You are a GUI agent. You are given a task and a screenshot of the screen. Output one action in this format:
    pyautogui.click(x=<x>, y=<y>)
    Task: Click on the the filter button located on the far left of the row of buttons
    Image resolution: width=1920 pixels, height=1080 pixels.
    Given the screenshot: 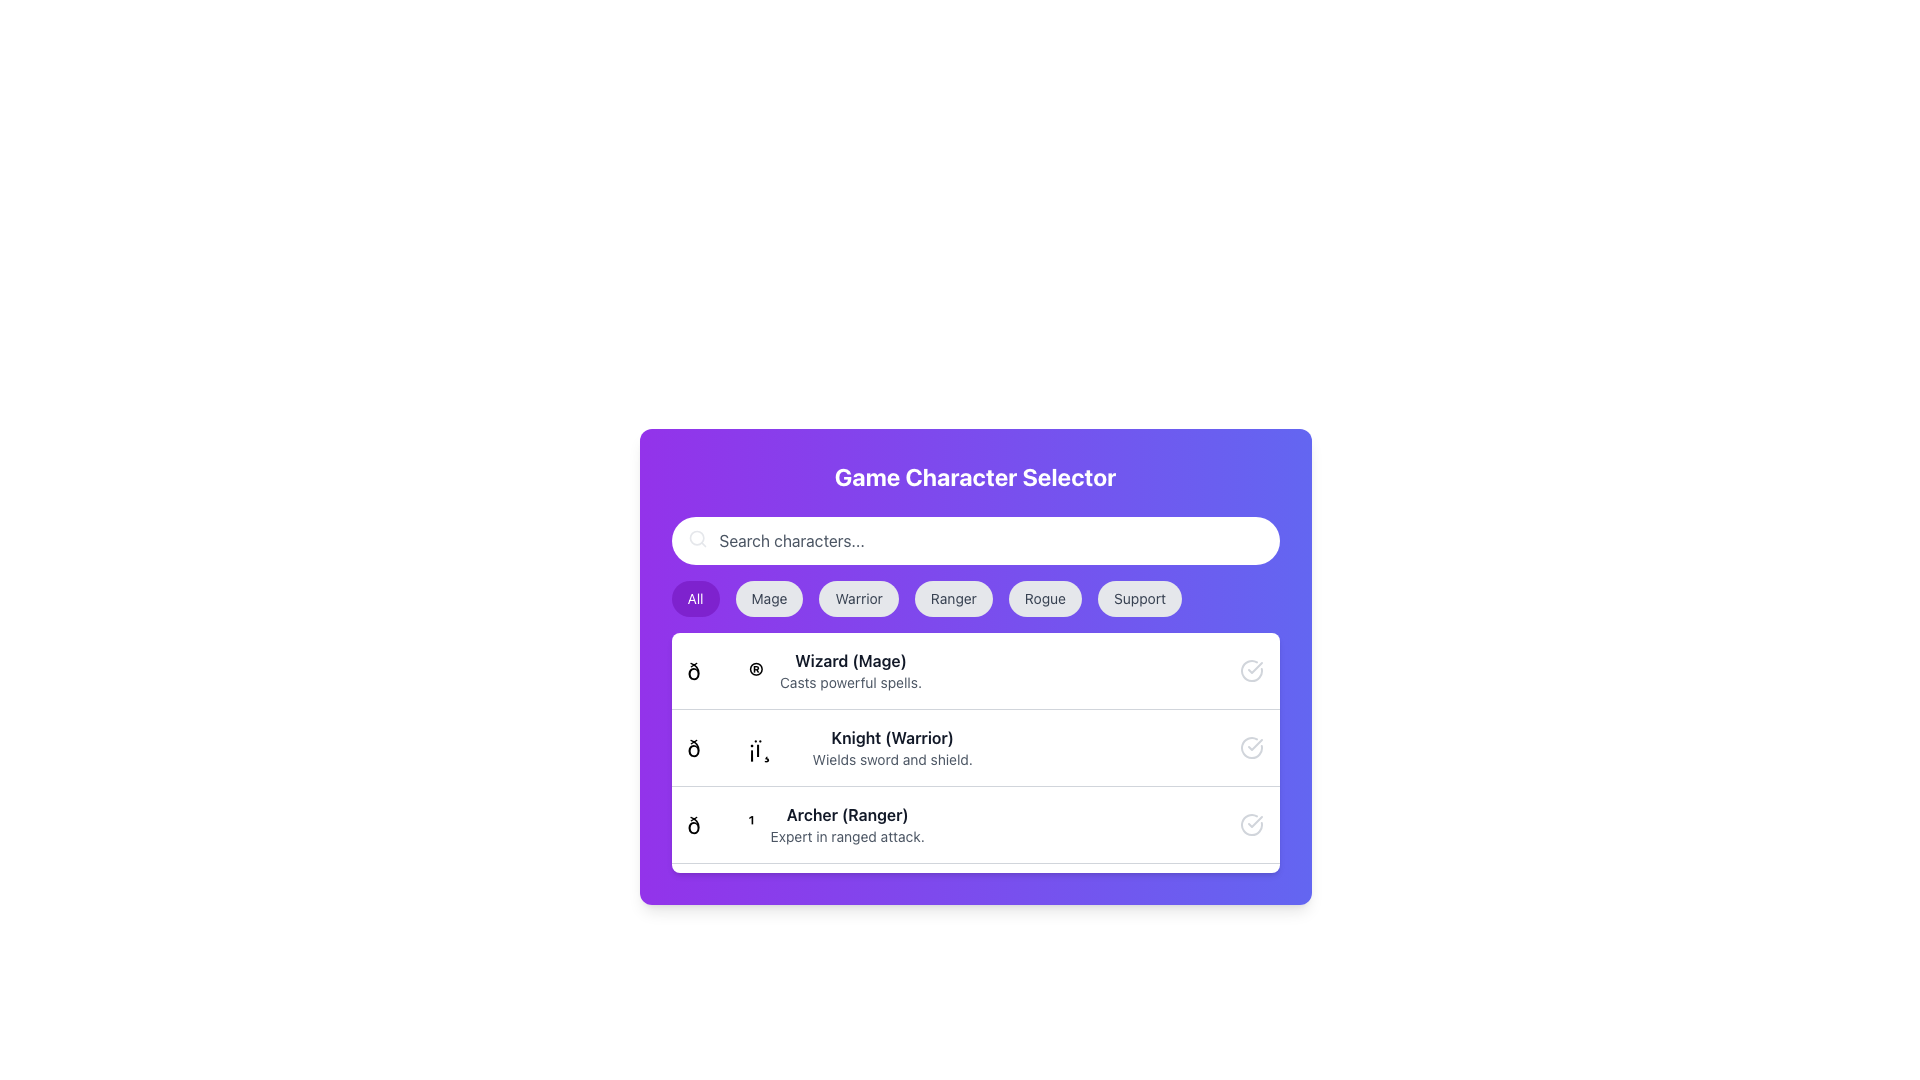 What is the action you would take?
    pyautogui.click(x=695, y=597)
    